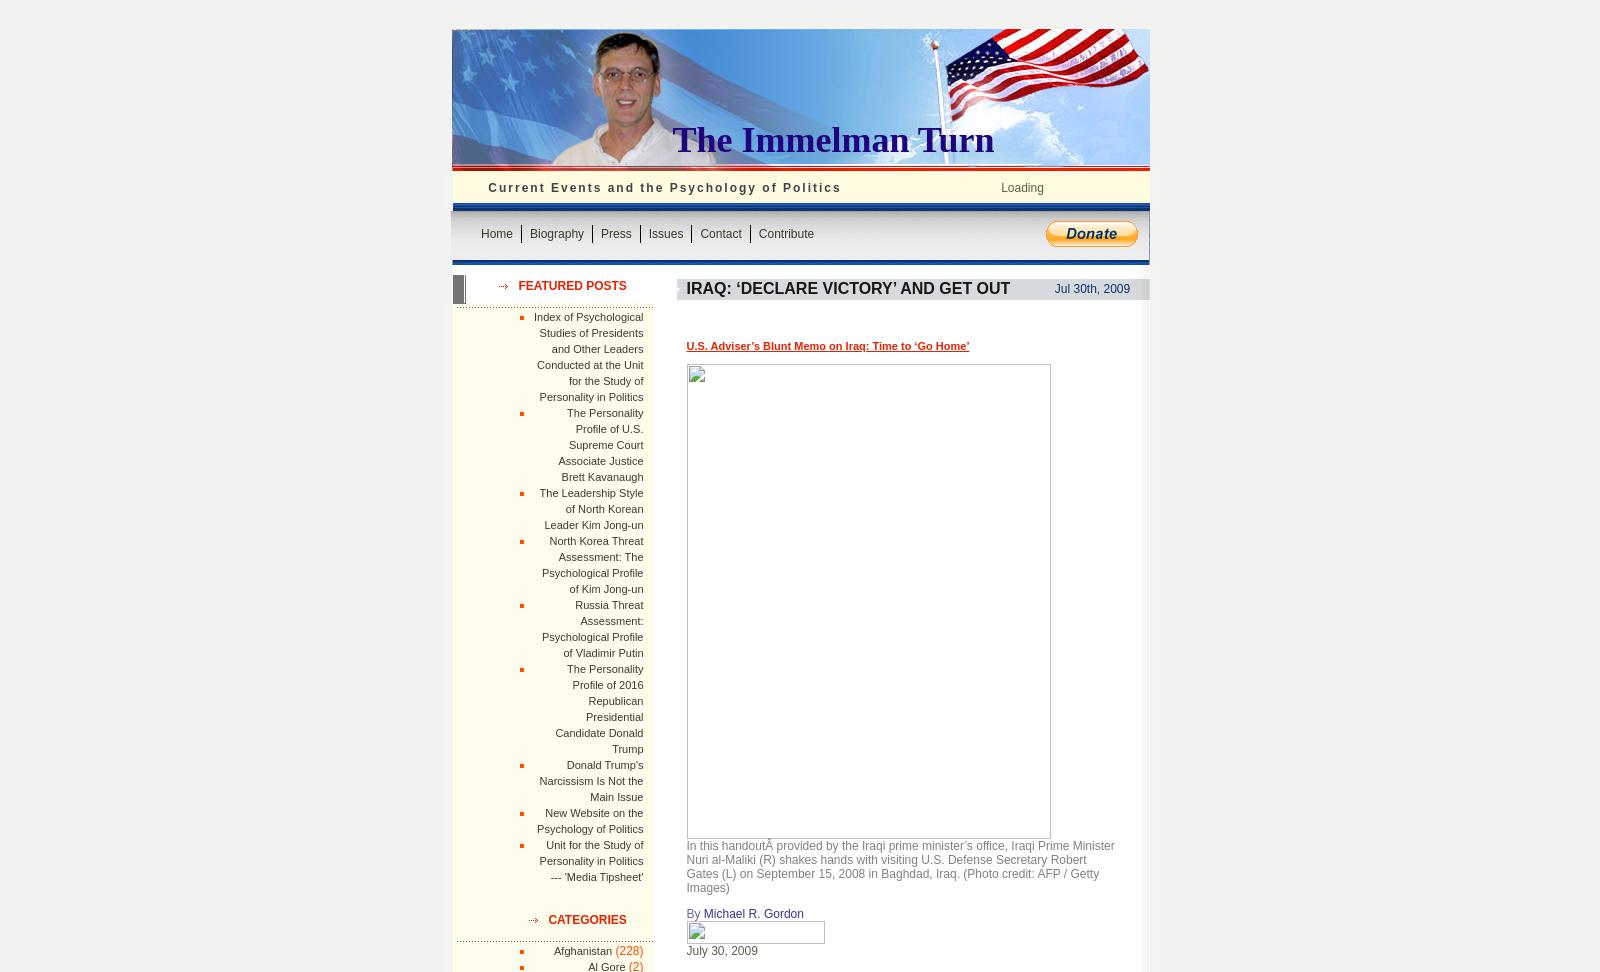 Image resolution: width=1600 pixels, height=972 pixels. What do you see at coordinates (627, 950) in the screenshot?
I see `'(228)'` at bounding box center [627, 950].